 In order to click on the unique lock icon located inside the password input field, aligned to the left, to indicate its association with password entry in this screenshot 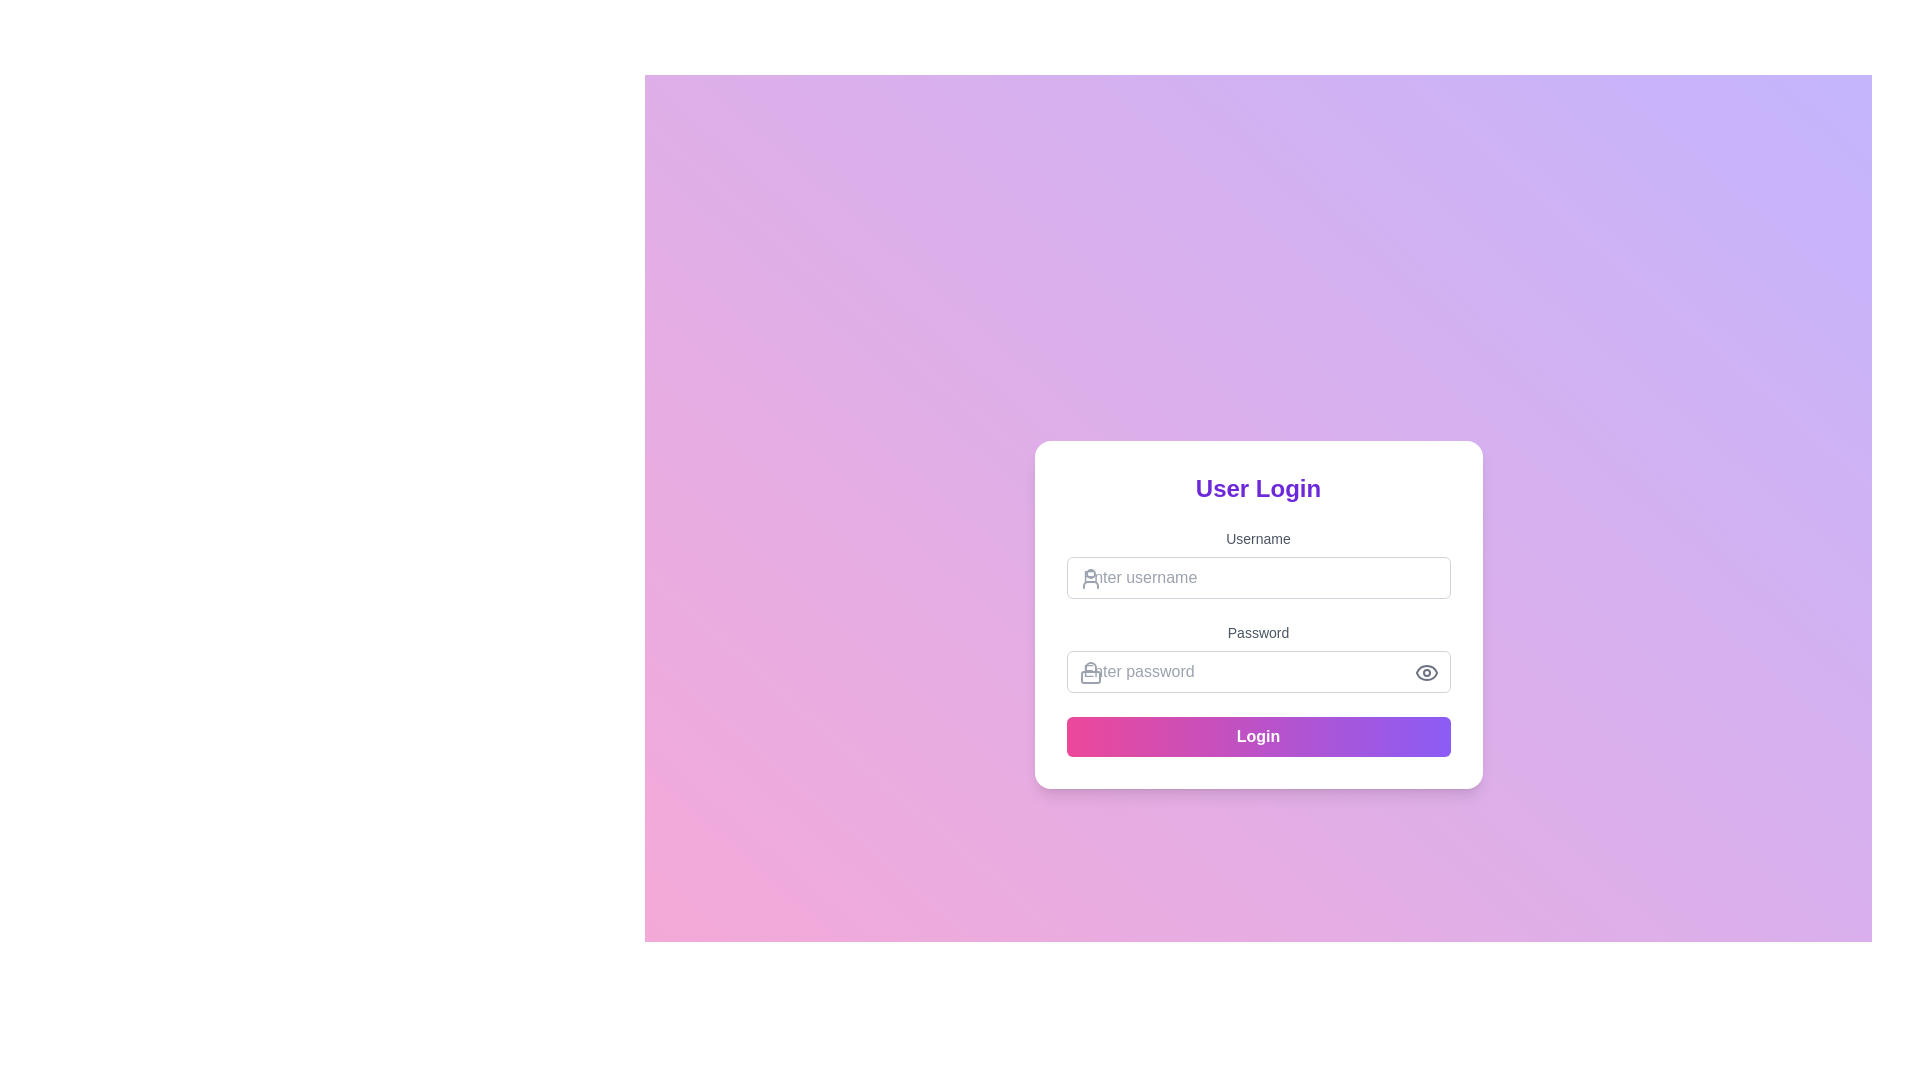, I will do `click(1089, 672)`.